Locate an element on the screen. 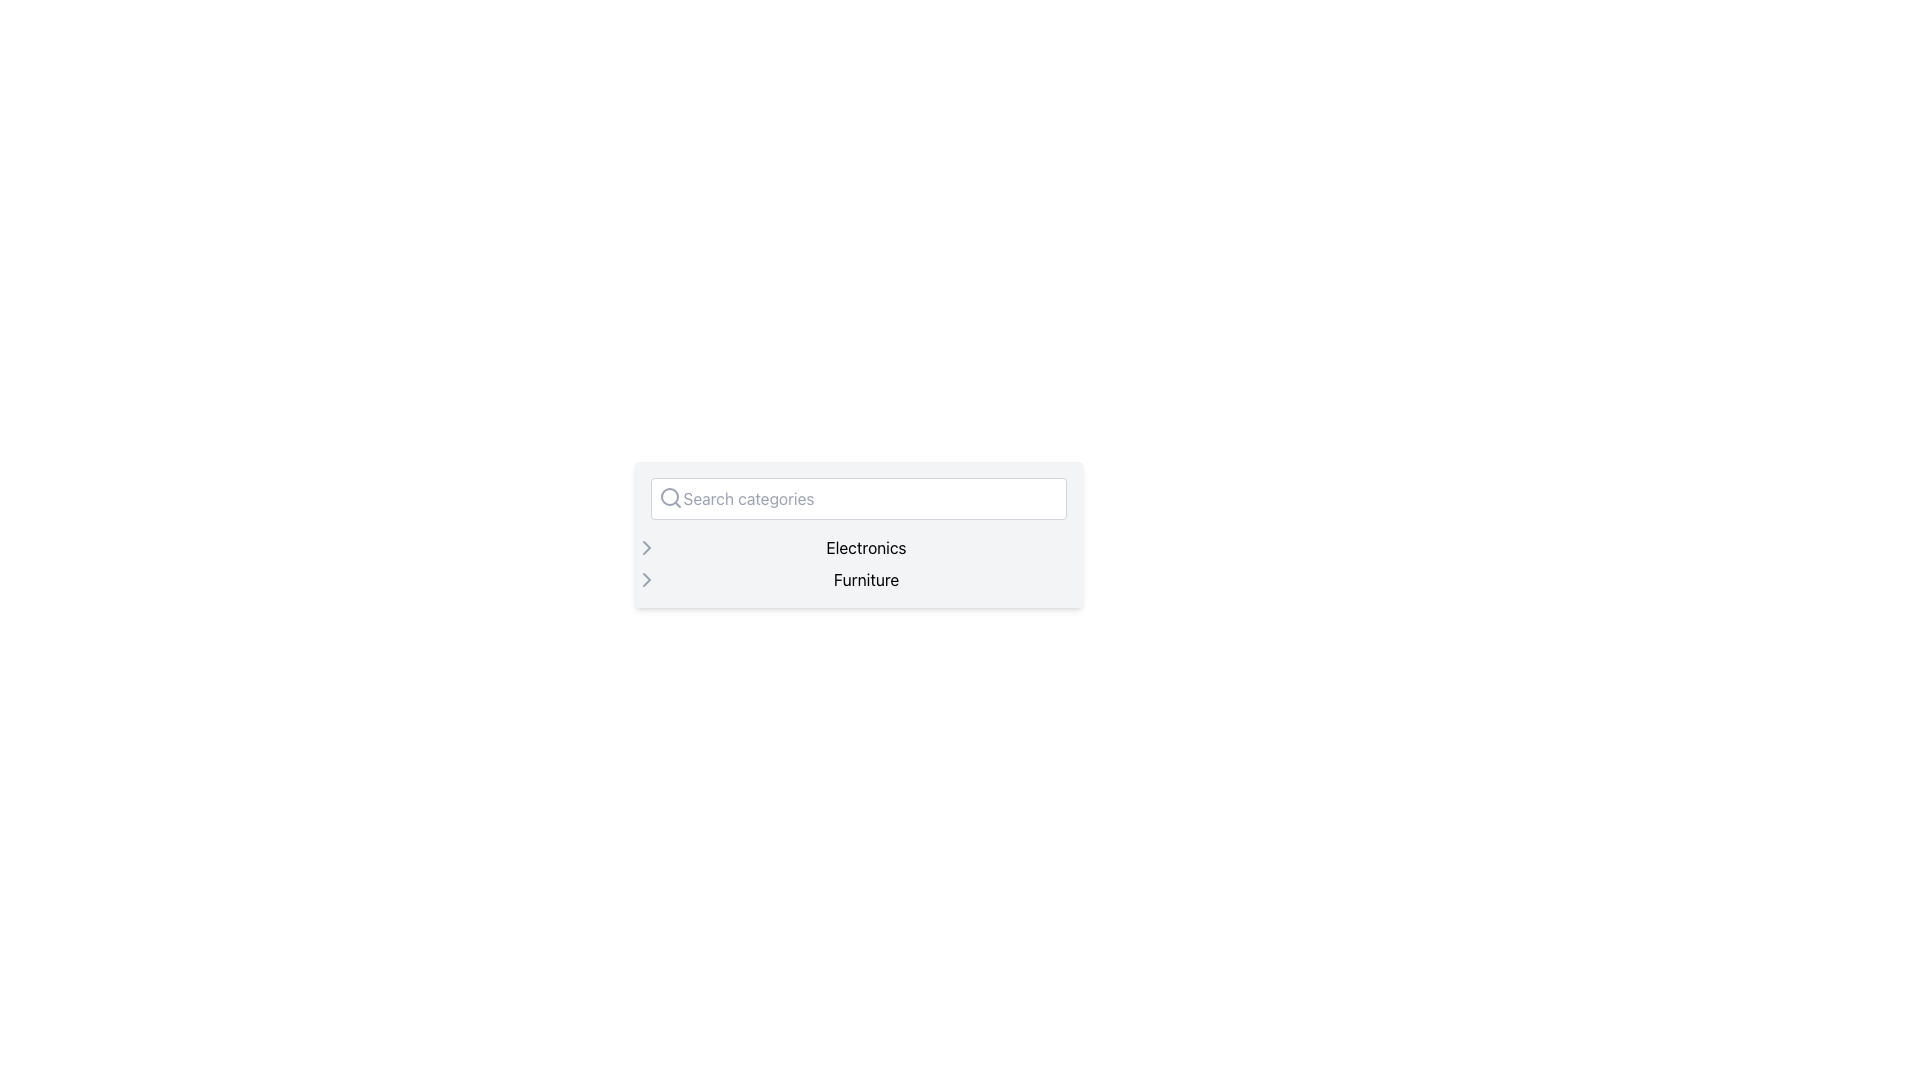  the chevron icon located near the left side of the category list is located at coordinates (646, 547).